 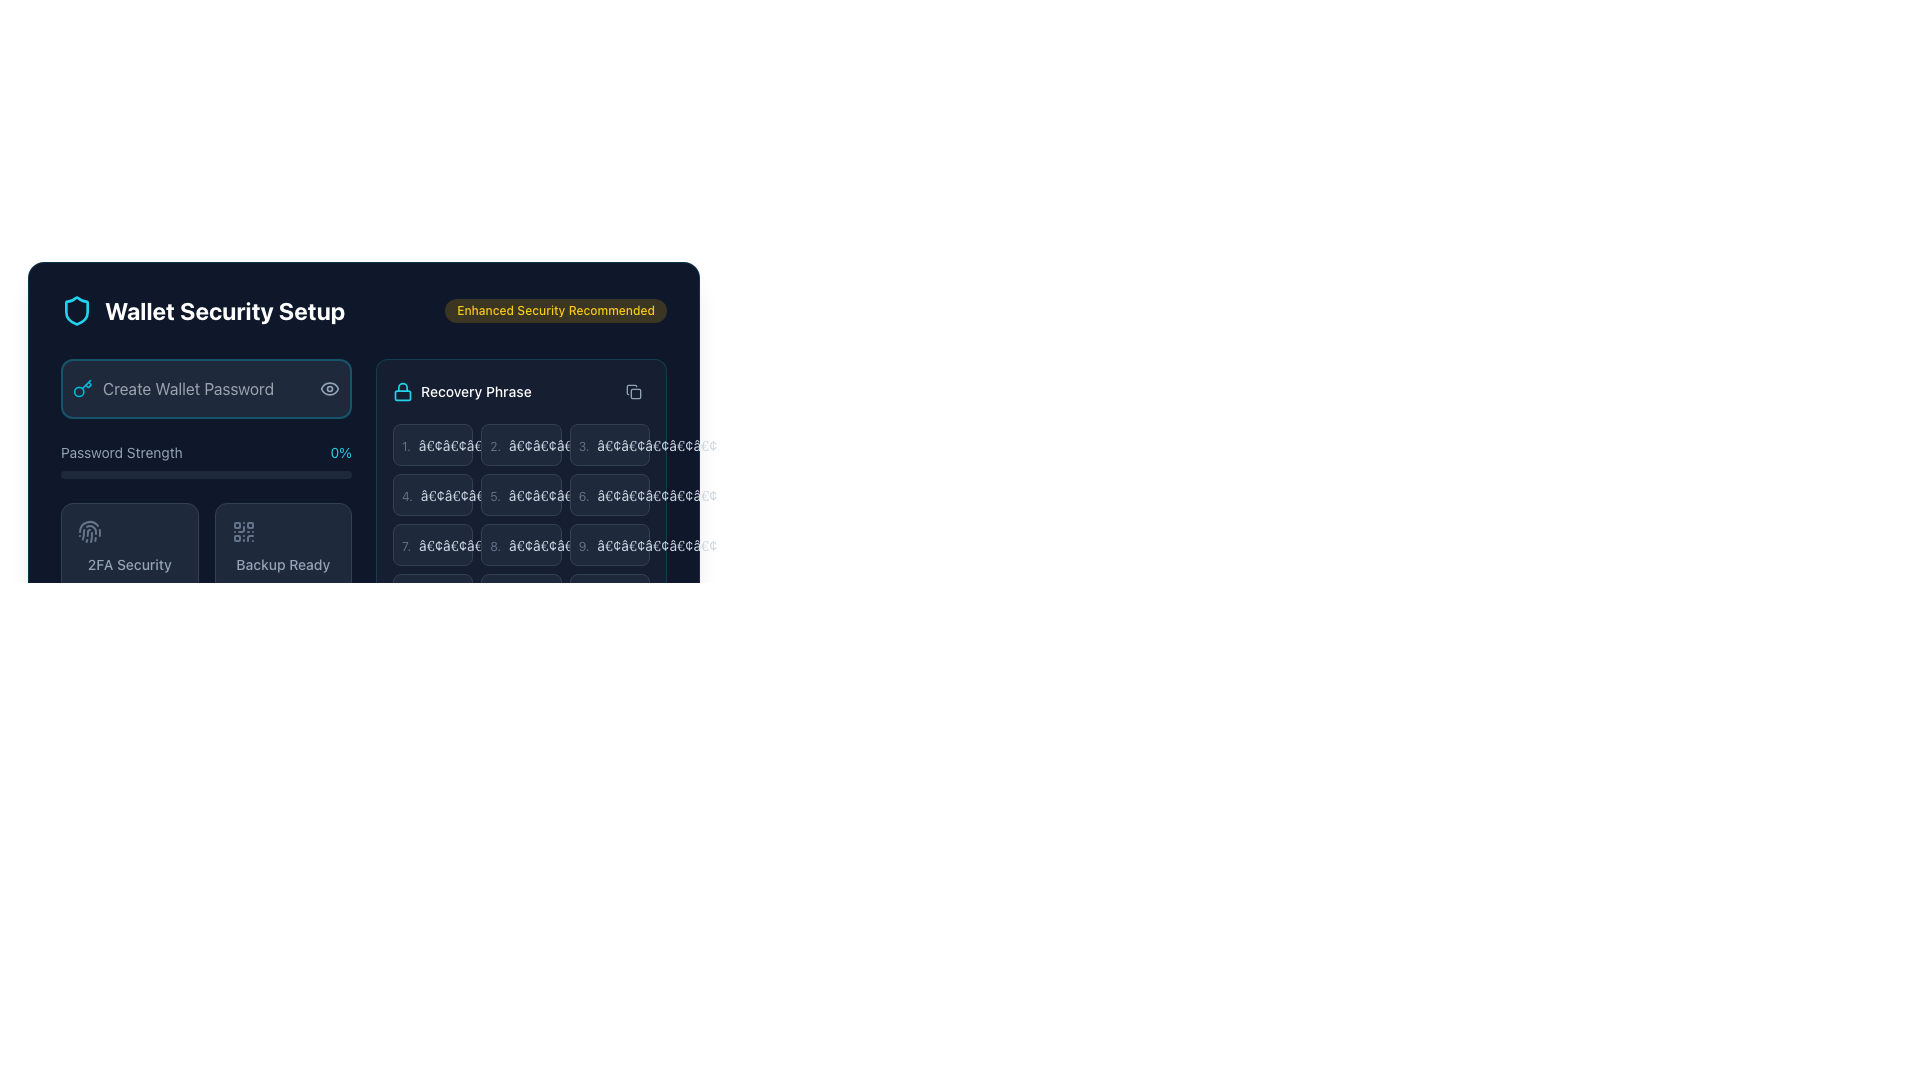 What do you see at coordinates (405, 445) in the screenshot?
I see `the text label displaying the value '1.' in a small, subdued font style located in the 'Recovery Phrase' section of the wallet setup interface` at bounding box center [405, 445].